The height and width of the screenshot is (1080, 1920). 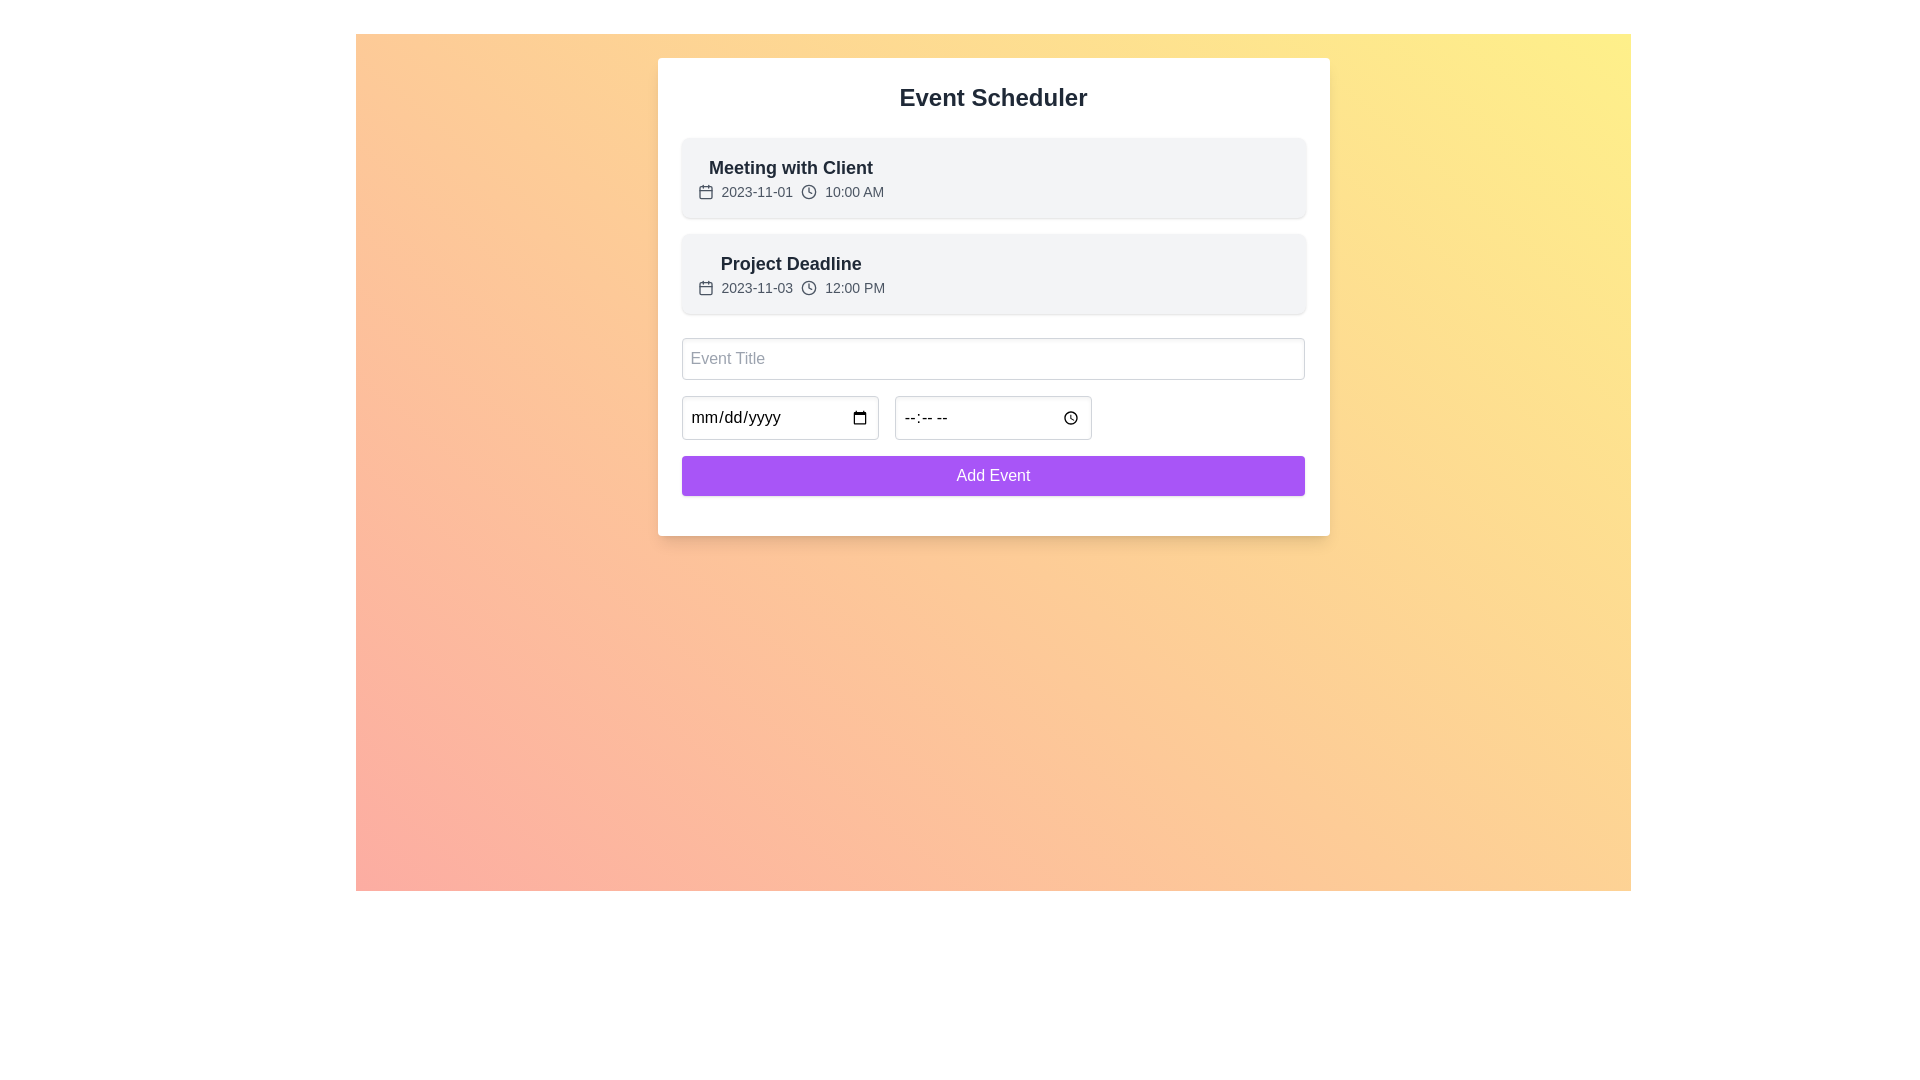 What do you see at coordinates (790, 288) in the screenshot?
I see `the text display element showing the scheduled time and date '2023-11-03 12:00 PM' with accompanying calendar and clock icons, located below the 'Project Deadline' label` at bounding box center [790, 288].